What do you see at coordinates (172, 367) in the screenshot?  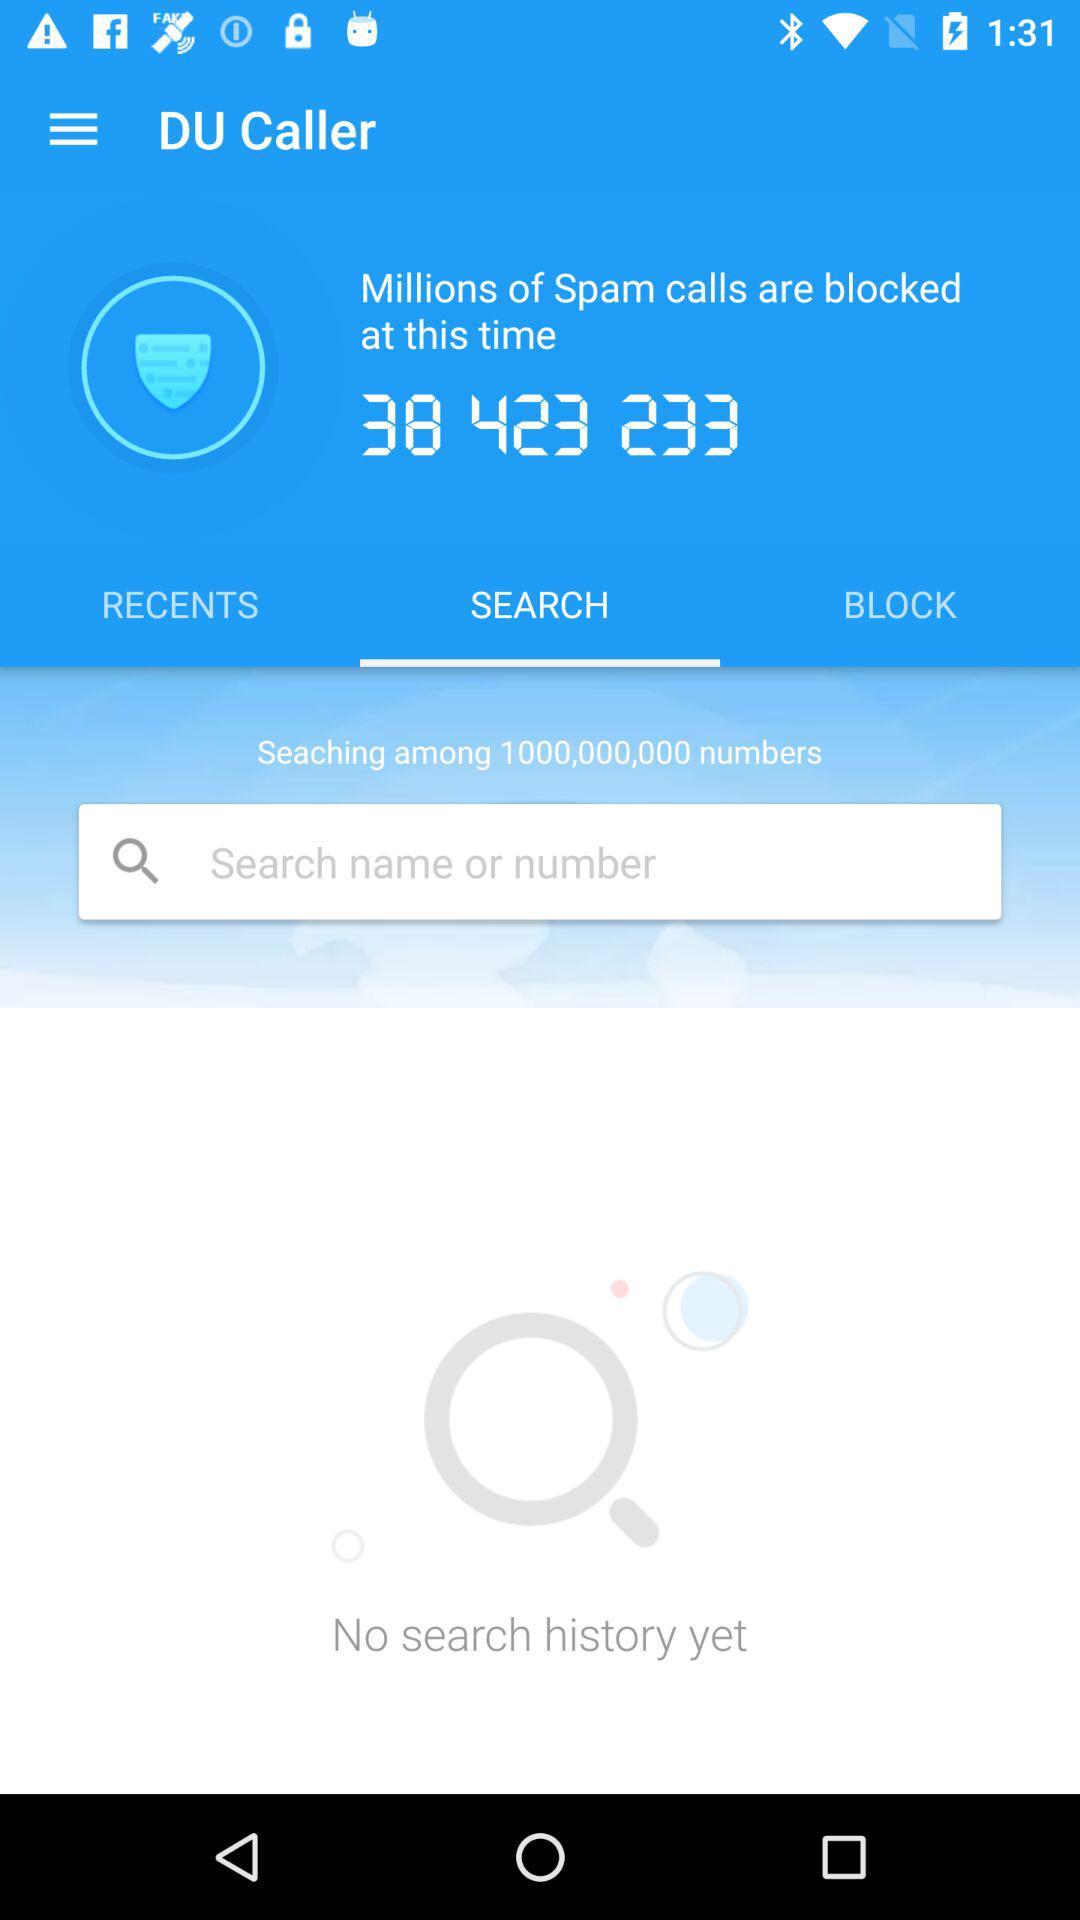 I see `item next to millions of spam icon` at bounding box center [172, 367].